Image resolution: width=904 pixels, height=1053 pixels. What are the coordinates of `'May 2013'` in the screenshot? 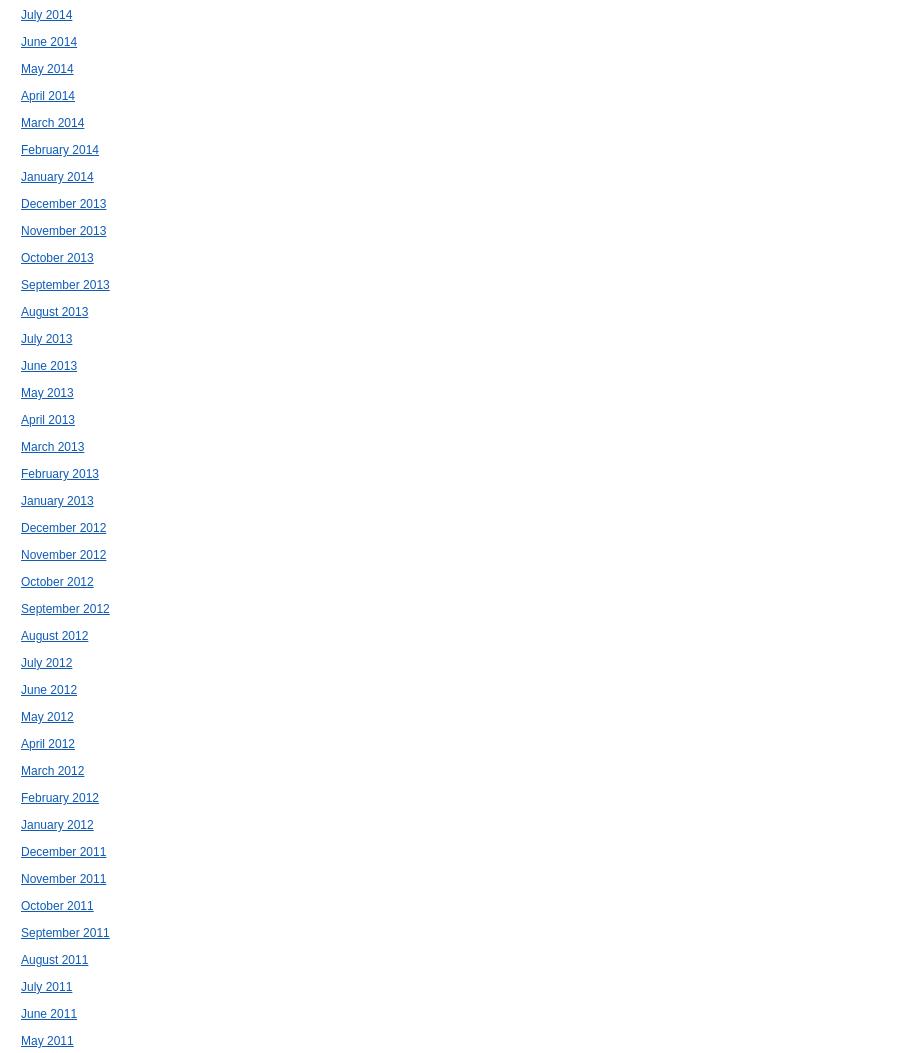 It's located at (19, 392).